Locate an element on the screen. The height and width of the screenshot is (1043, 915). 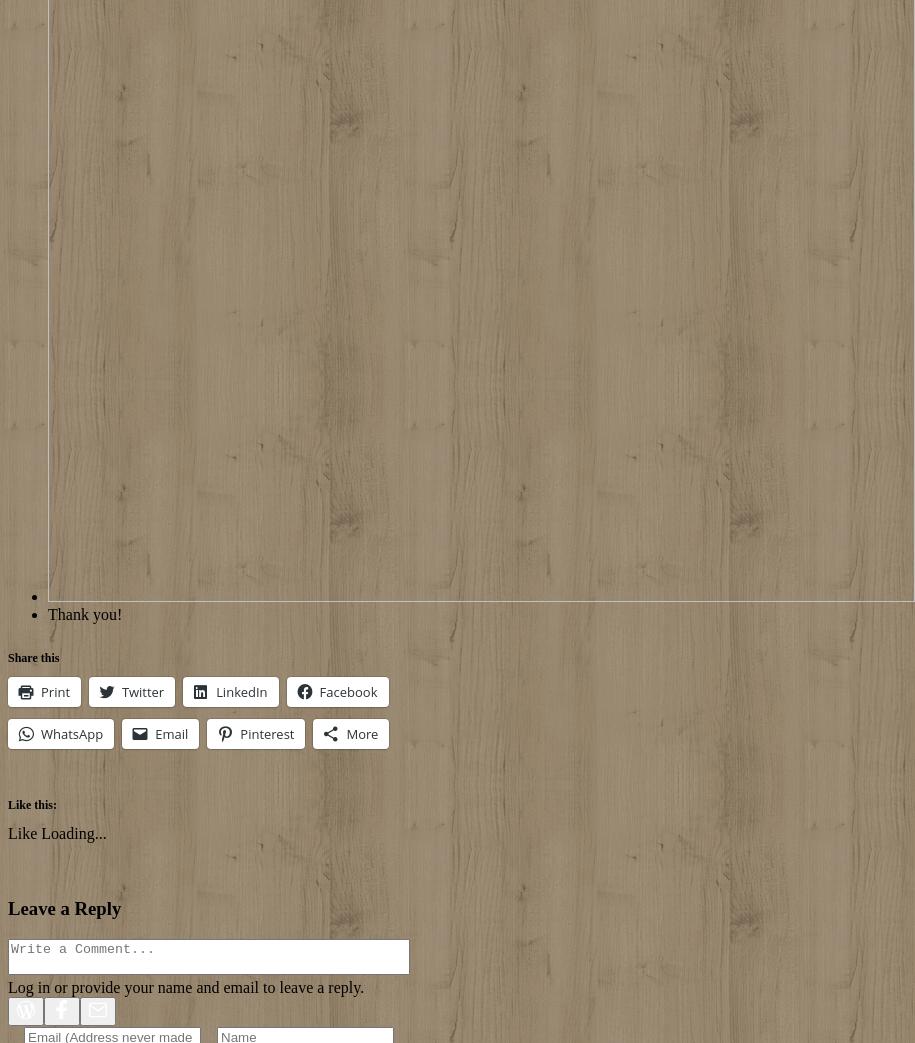
'WhatsApp' is located at coordinates (71, 733).